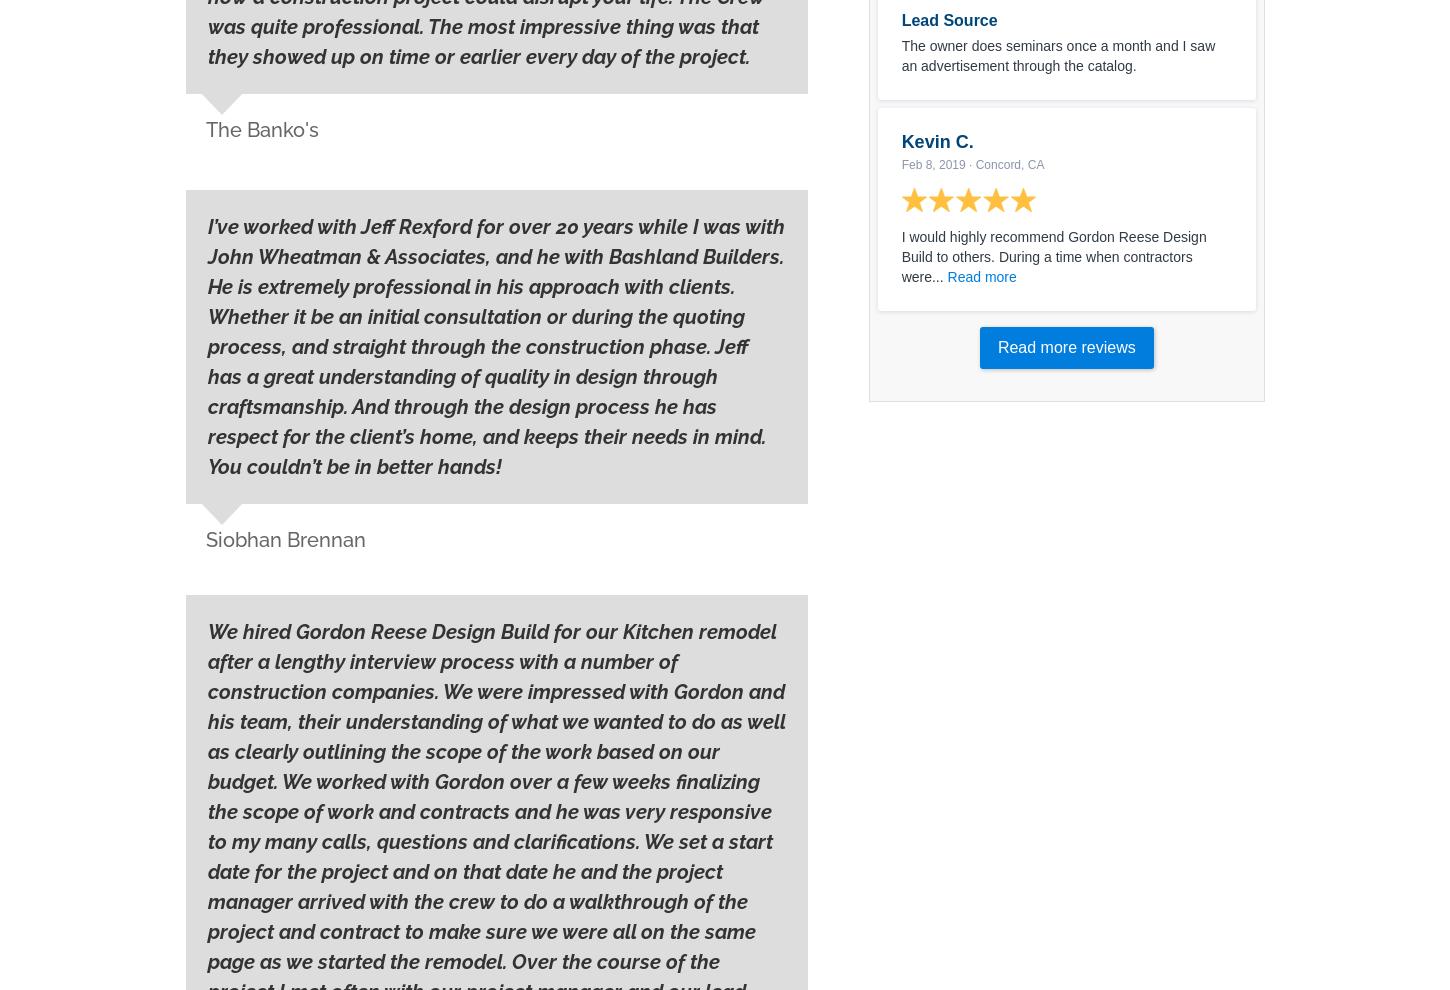 The height and width of the screenshot is (990, 1450). Describe the element at coordinates (900, 55) in the screenshot. I see `'The owner does seminars once a month and I saw an advertisement through the catalog.'` at that location.